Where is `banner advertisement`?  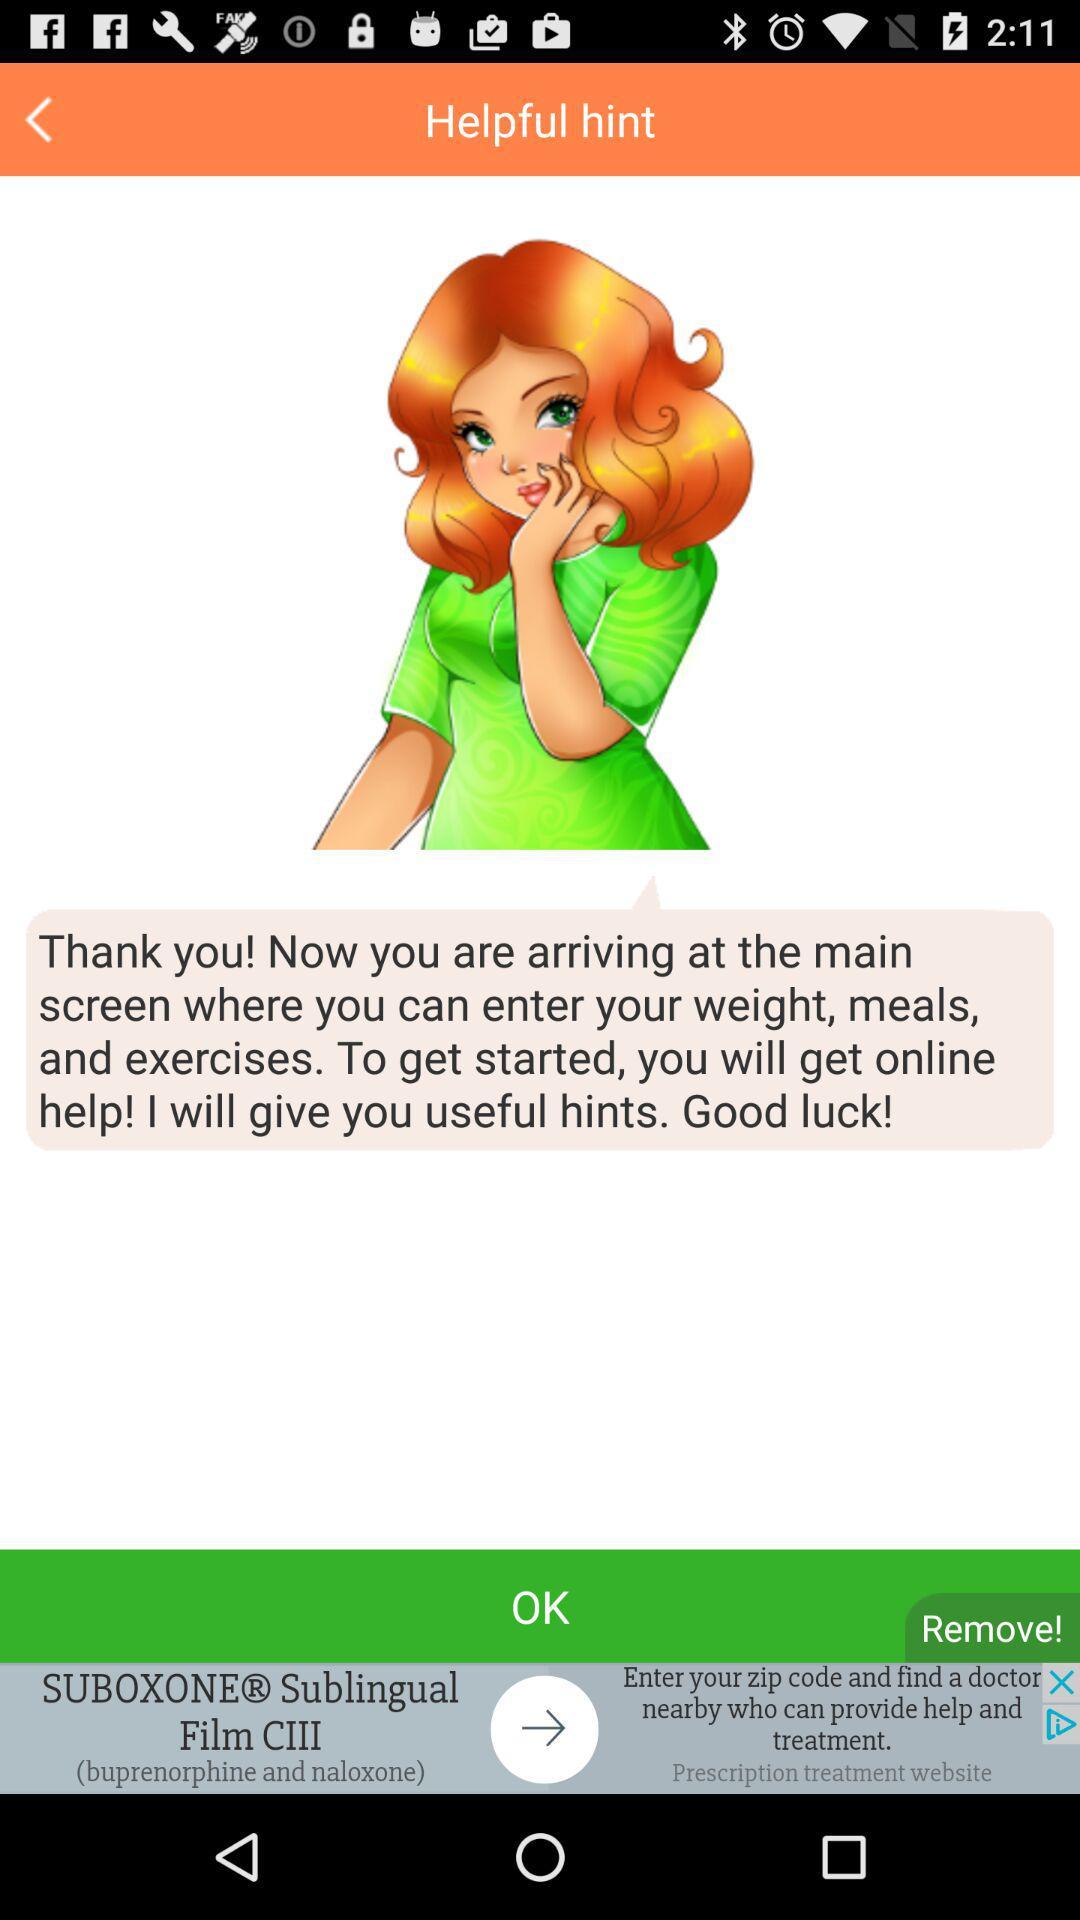
banner advertisement is located at coordinates (540, 1727).